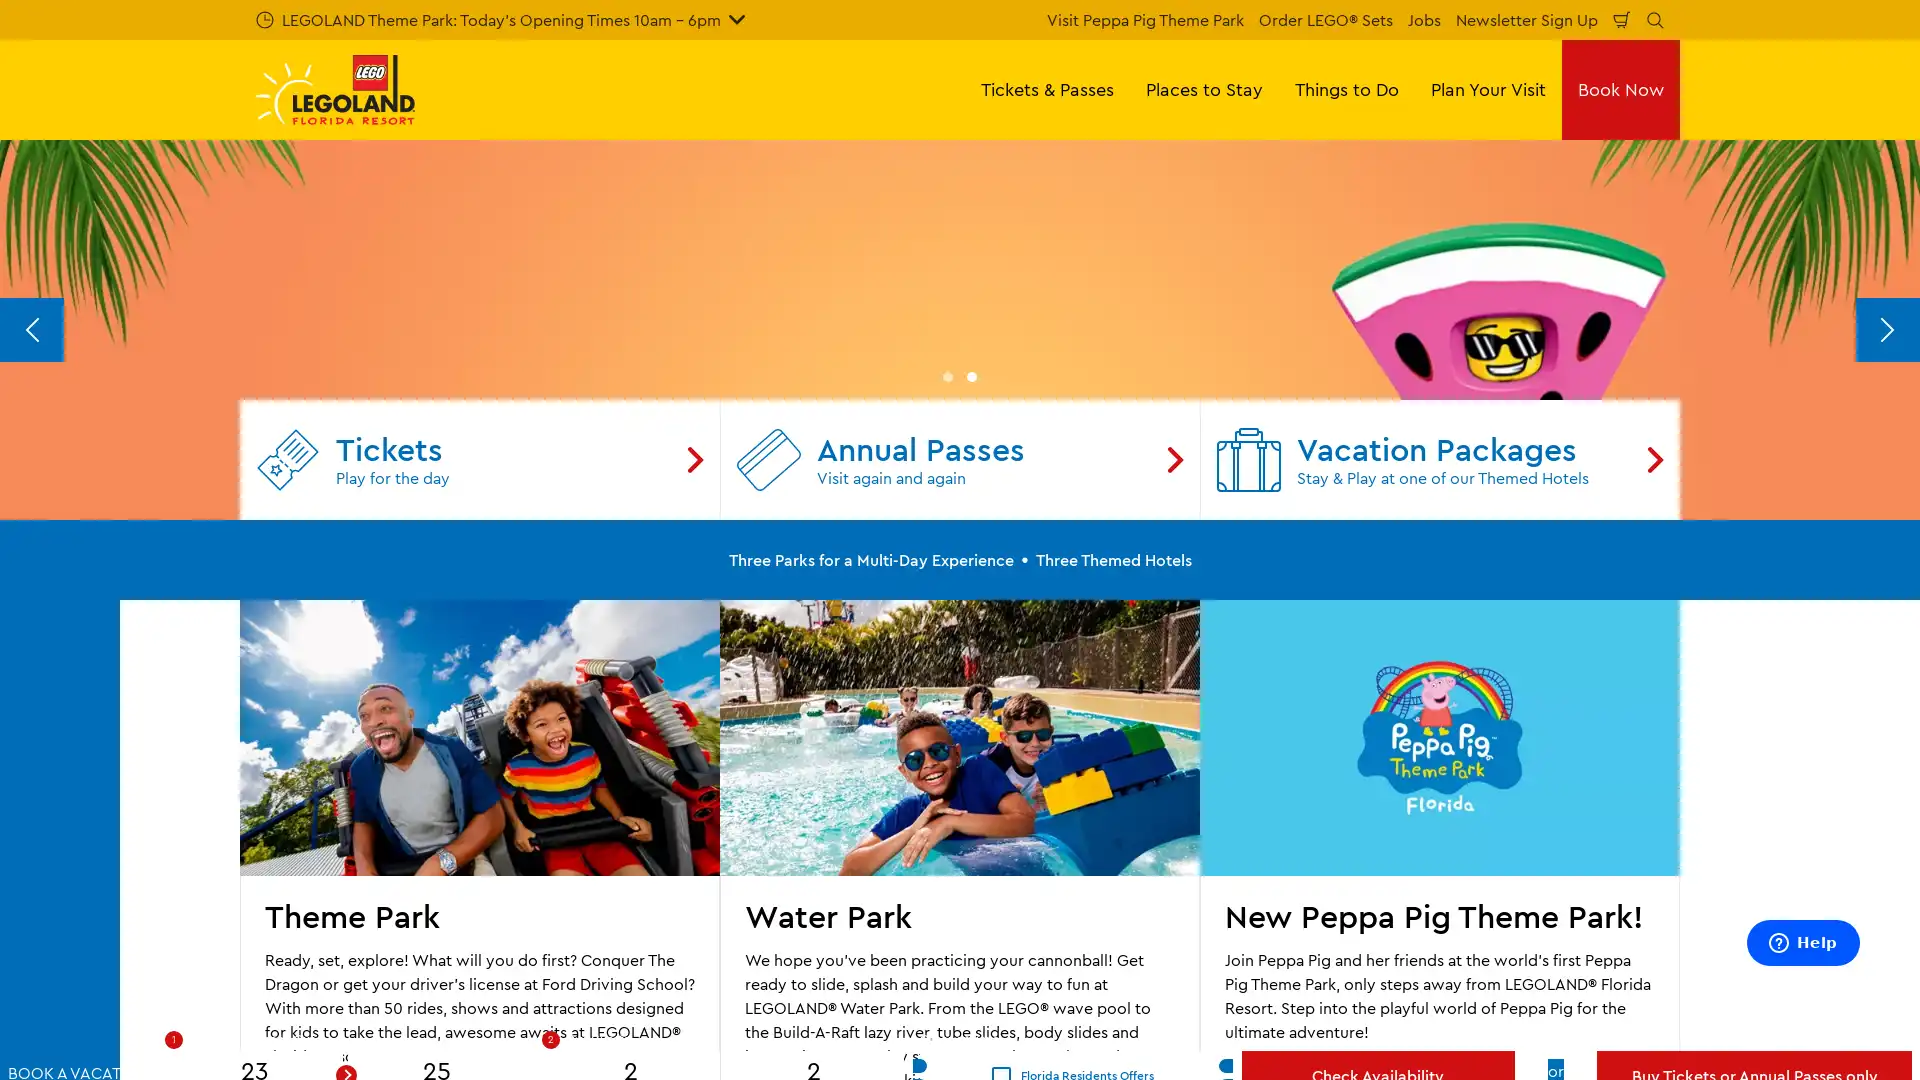 The image size is (1920, 1080). What do you see at coordinates (971, 774) in the screenshot?
I see `Go to slide 2` at bounding box center [971, 774].